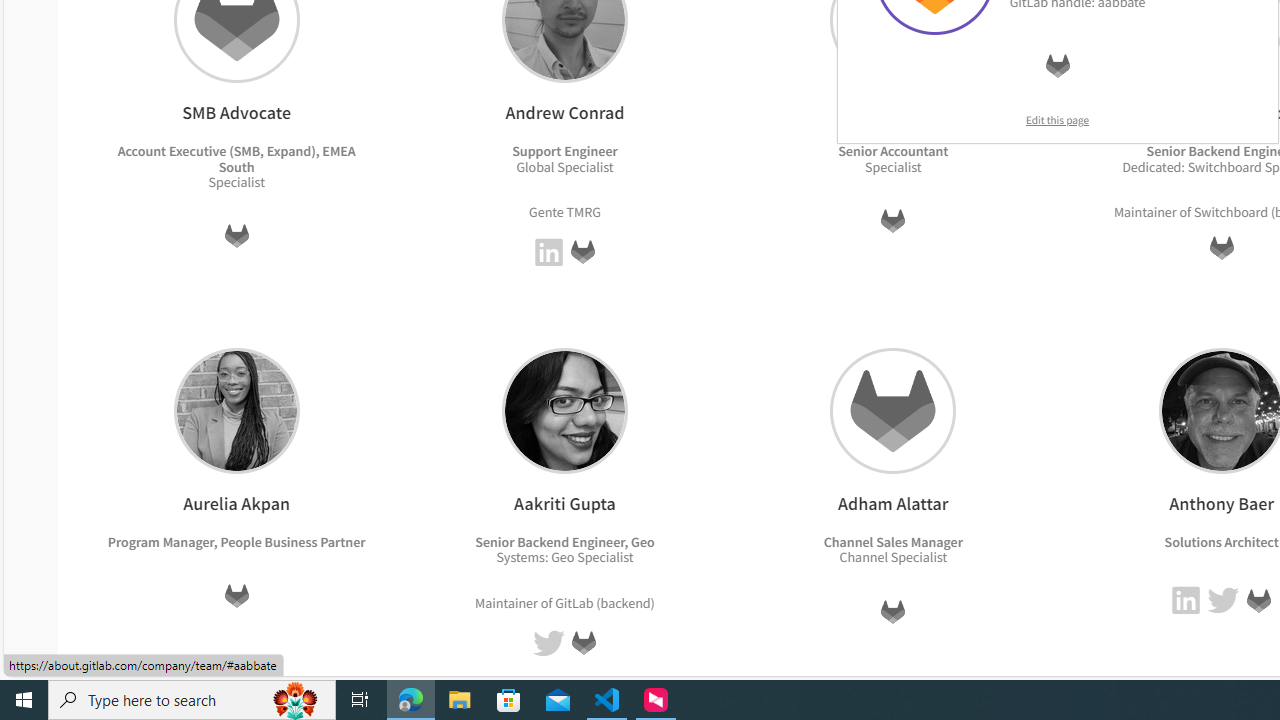  Describe the element at coordinates (506, 601) in the screenshot. I see `'Maintainer'` at that location.